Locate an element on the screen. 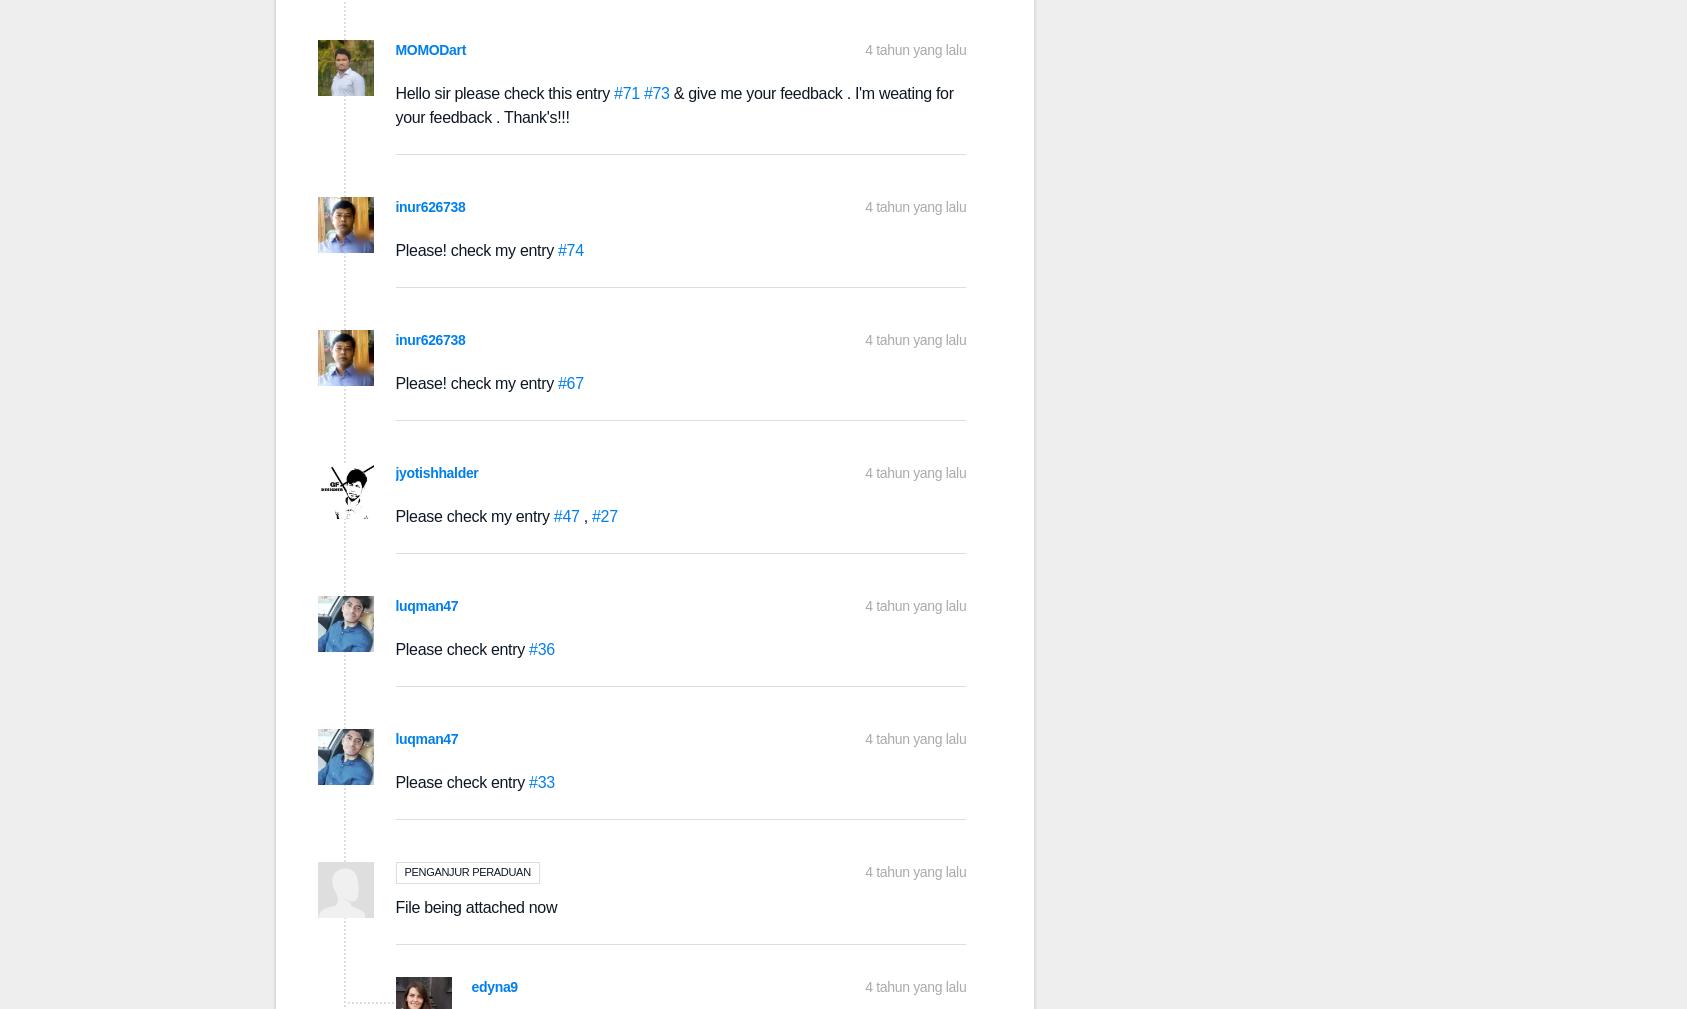 Image resolution: width=1687 pixels, height=1009 pixels. '#74' is located at coordinates (556, 249).